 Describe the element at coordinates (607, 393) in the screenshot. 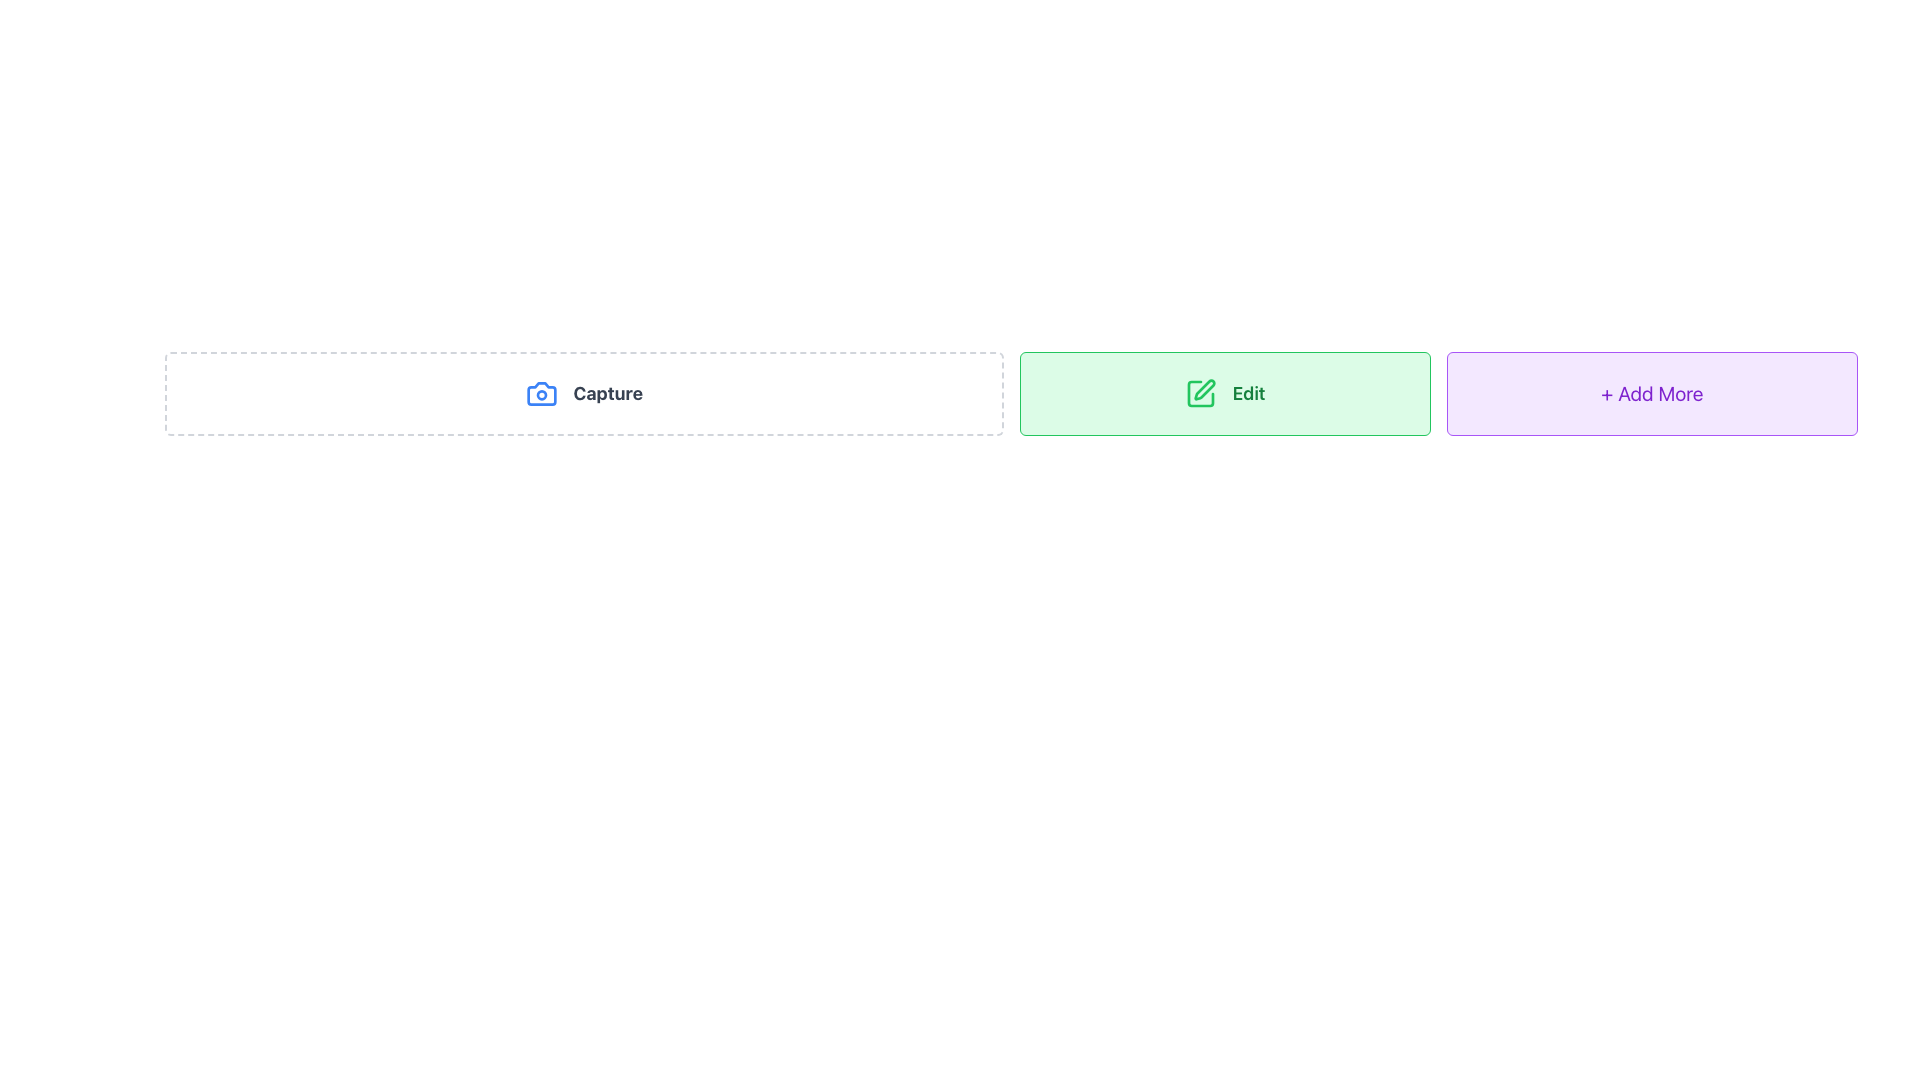

I see `the bold text label reading 'Capture', which is styled in a large dark gray font and positioned next to a blue camera icon` at that location.